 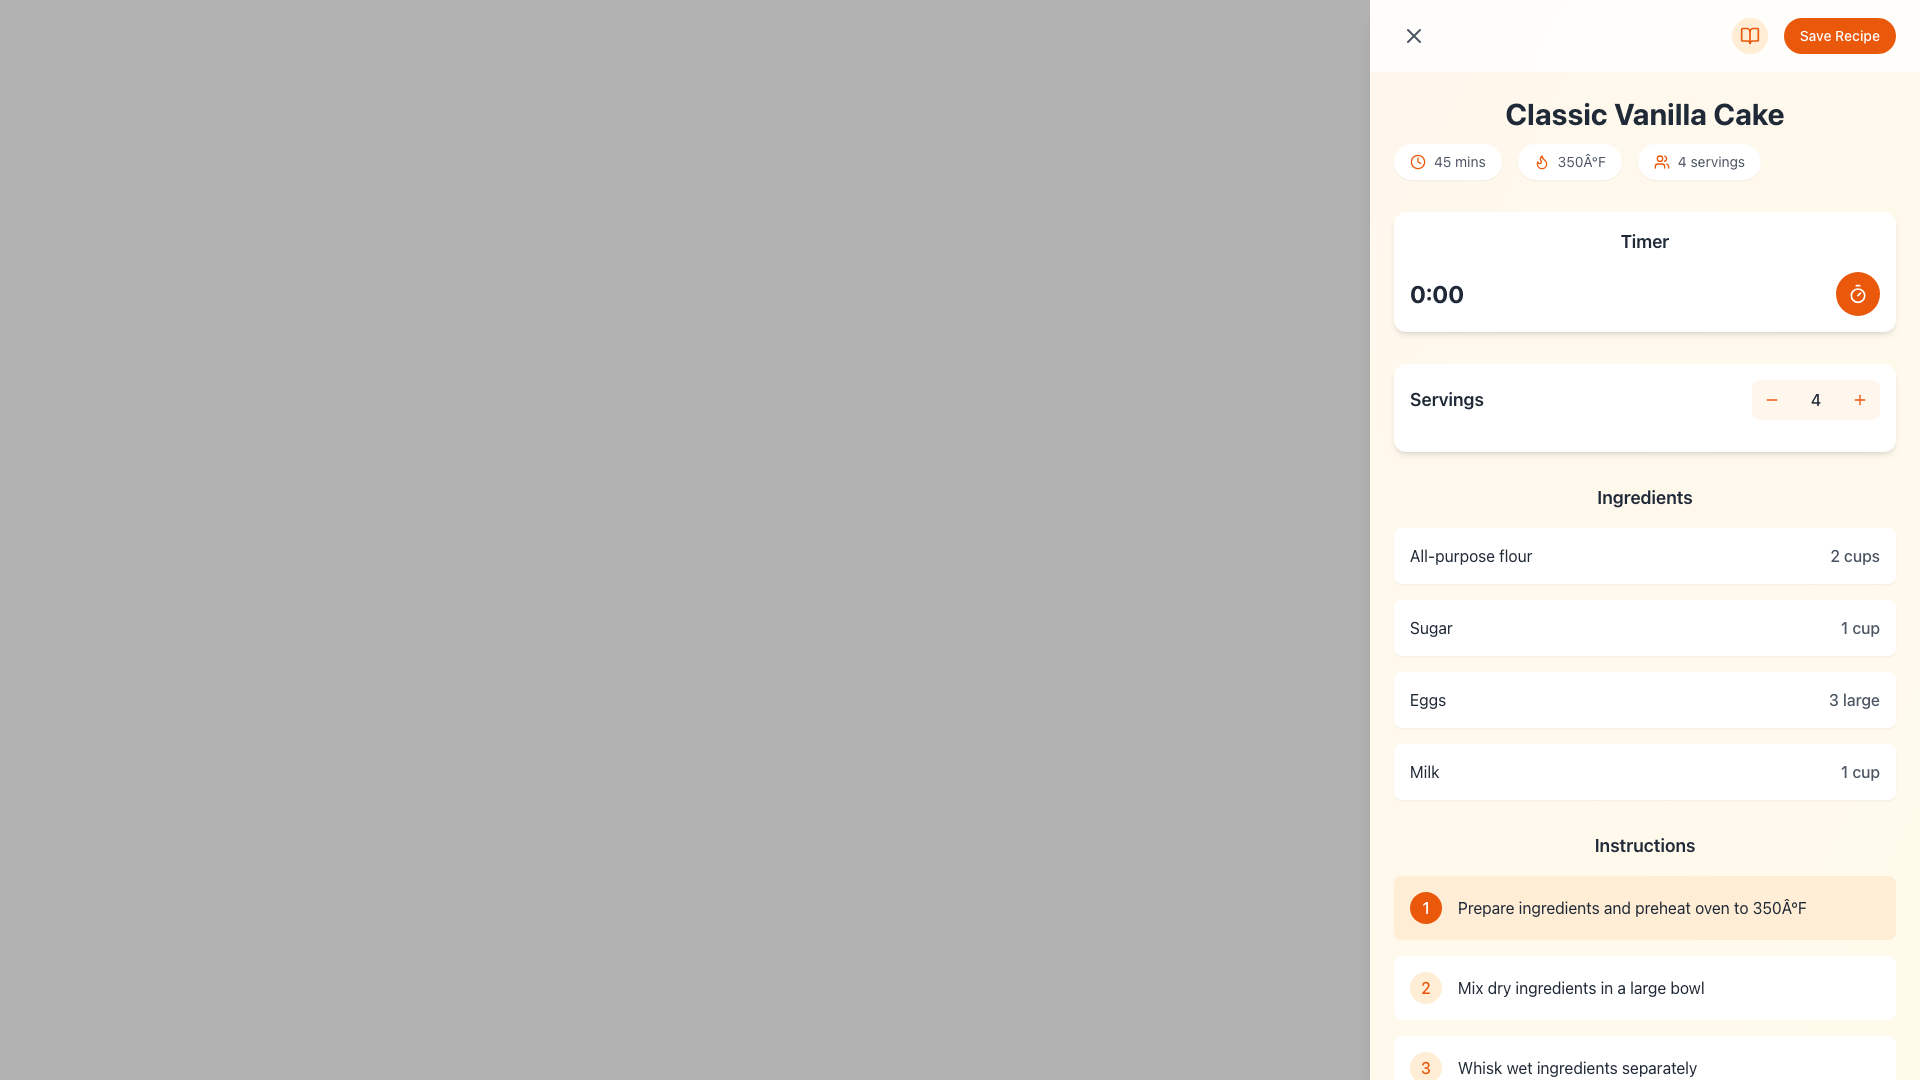 What do you see at coordinates (1423, 770) in the screenshot?
I see `the 'Milk' text label in the 'Ingredients' section, which describes the ingredient for the recipe` at bounding box center [1423, 770].